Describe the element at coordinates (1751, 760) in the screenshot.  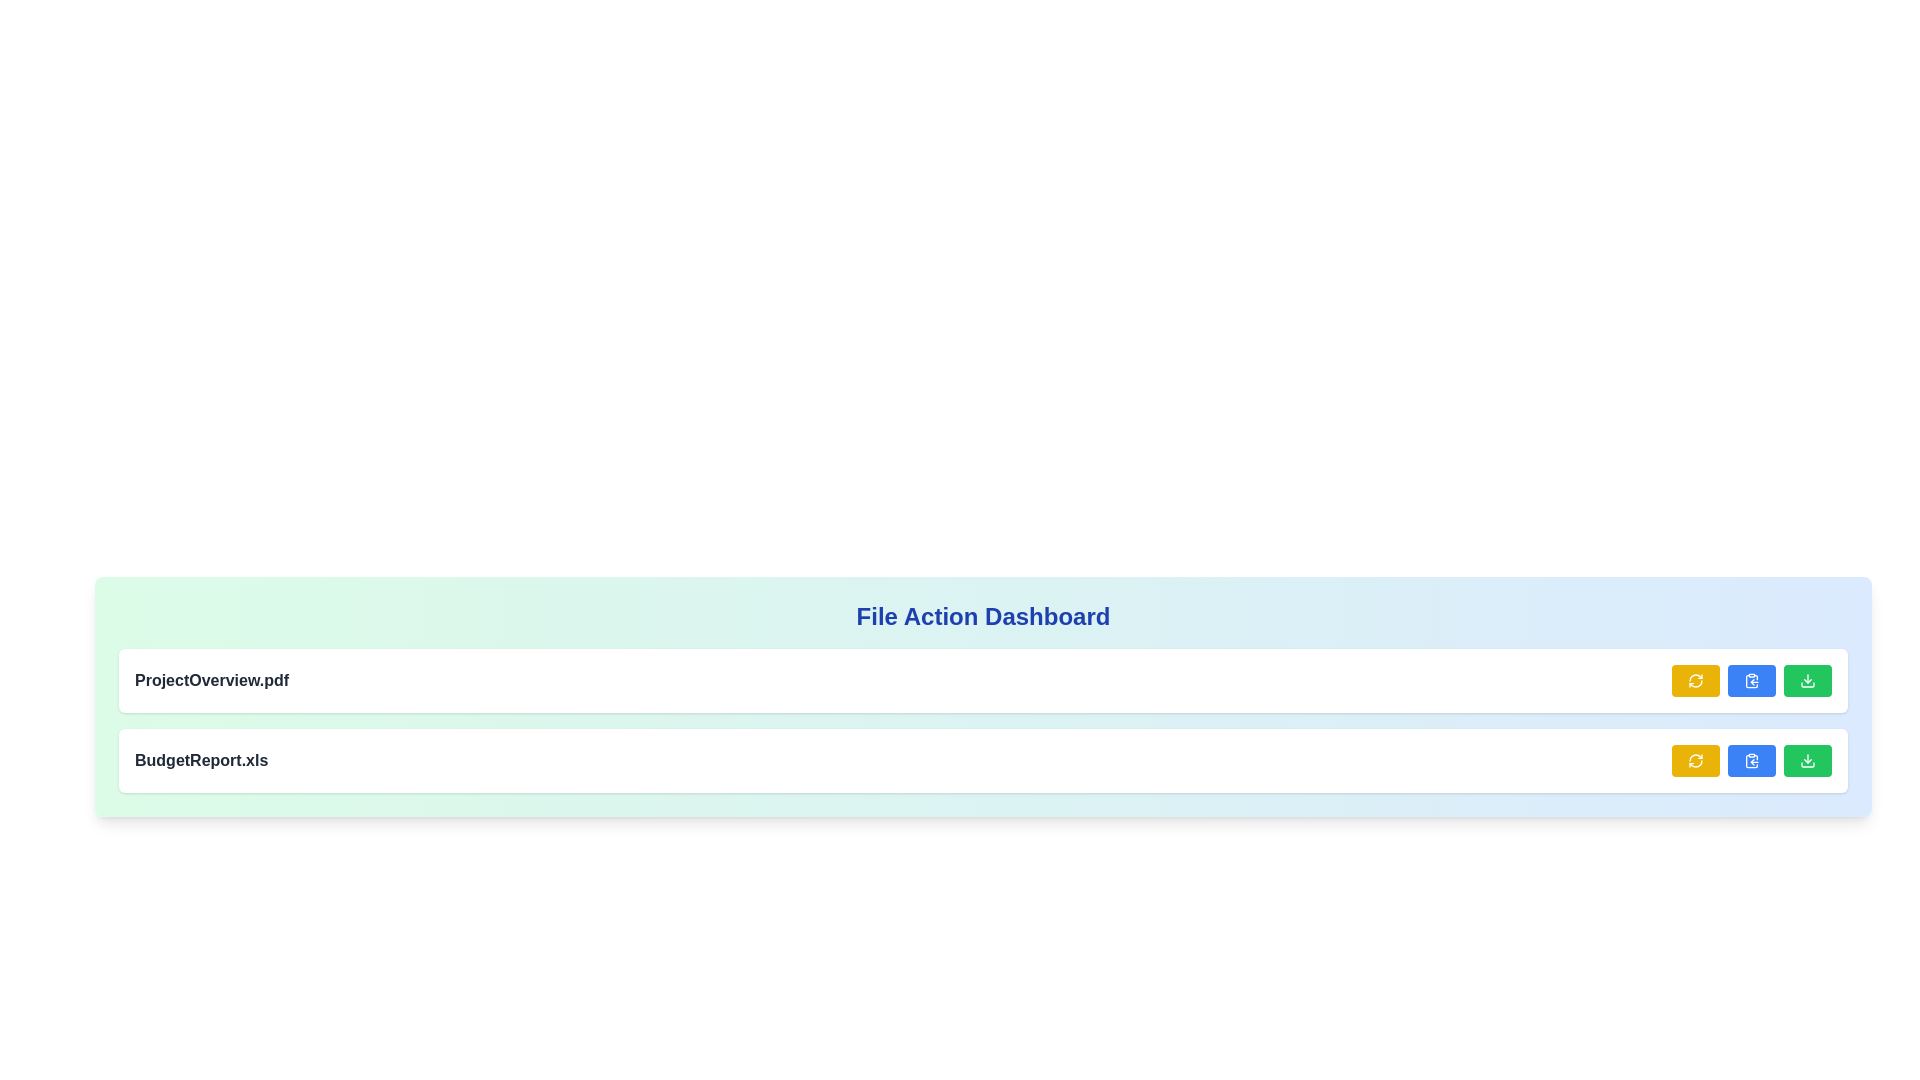
I see `the 'Copy to Clipboard' icon button located to the right of the second file entry 'BudgetReport.xls'` at that location.